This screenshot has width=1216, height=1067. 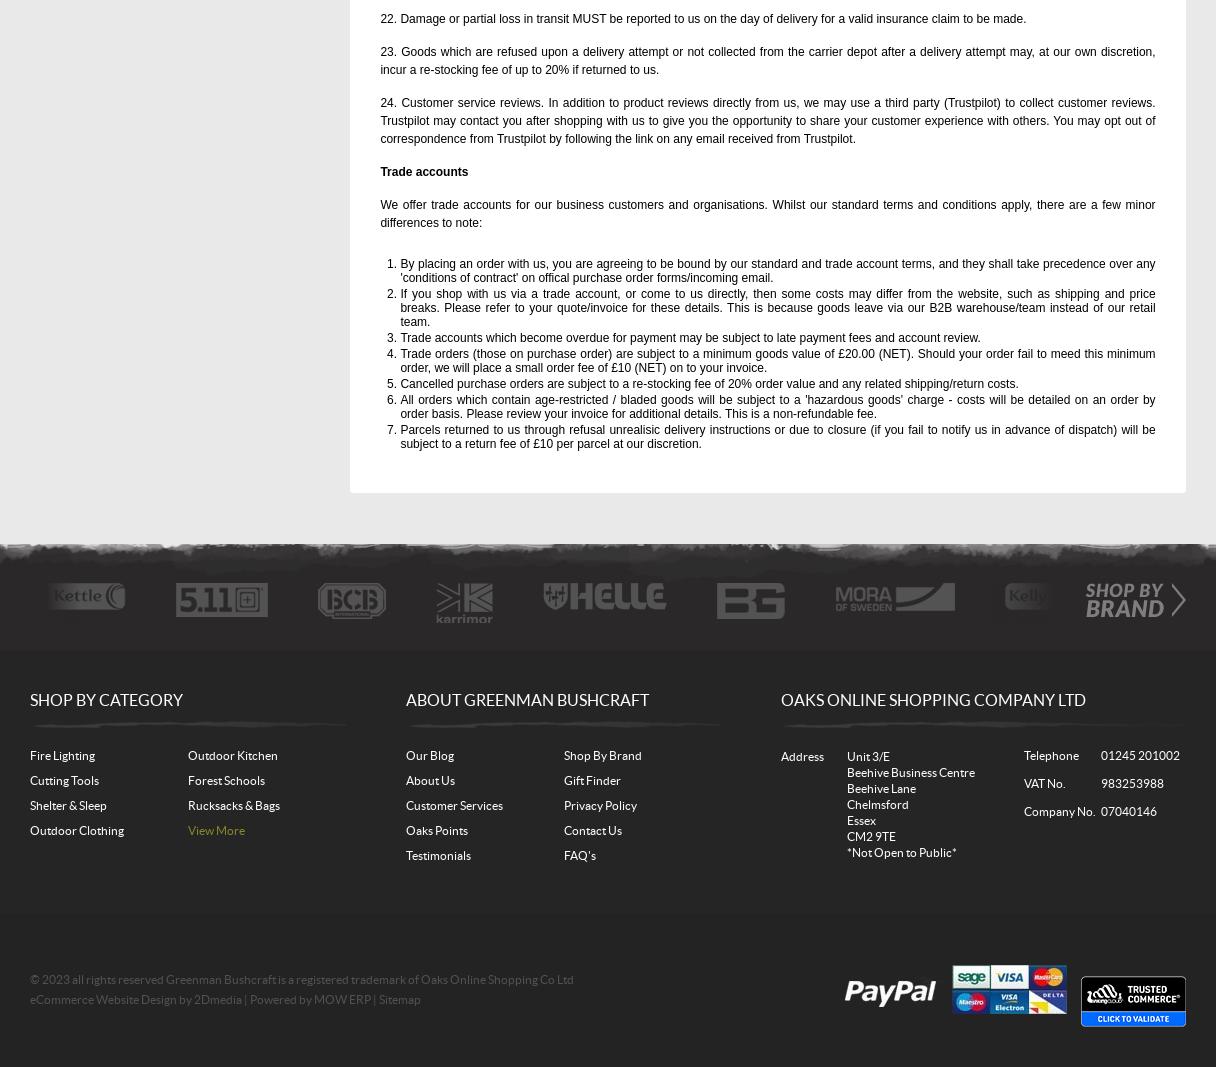 I want to click on '07040146', so click(x=1126, y=810).